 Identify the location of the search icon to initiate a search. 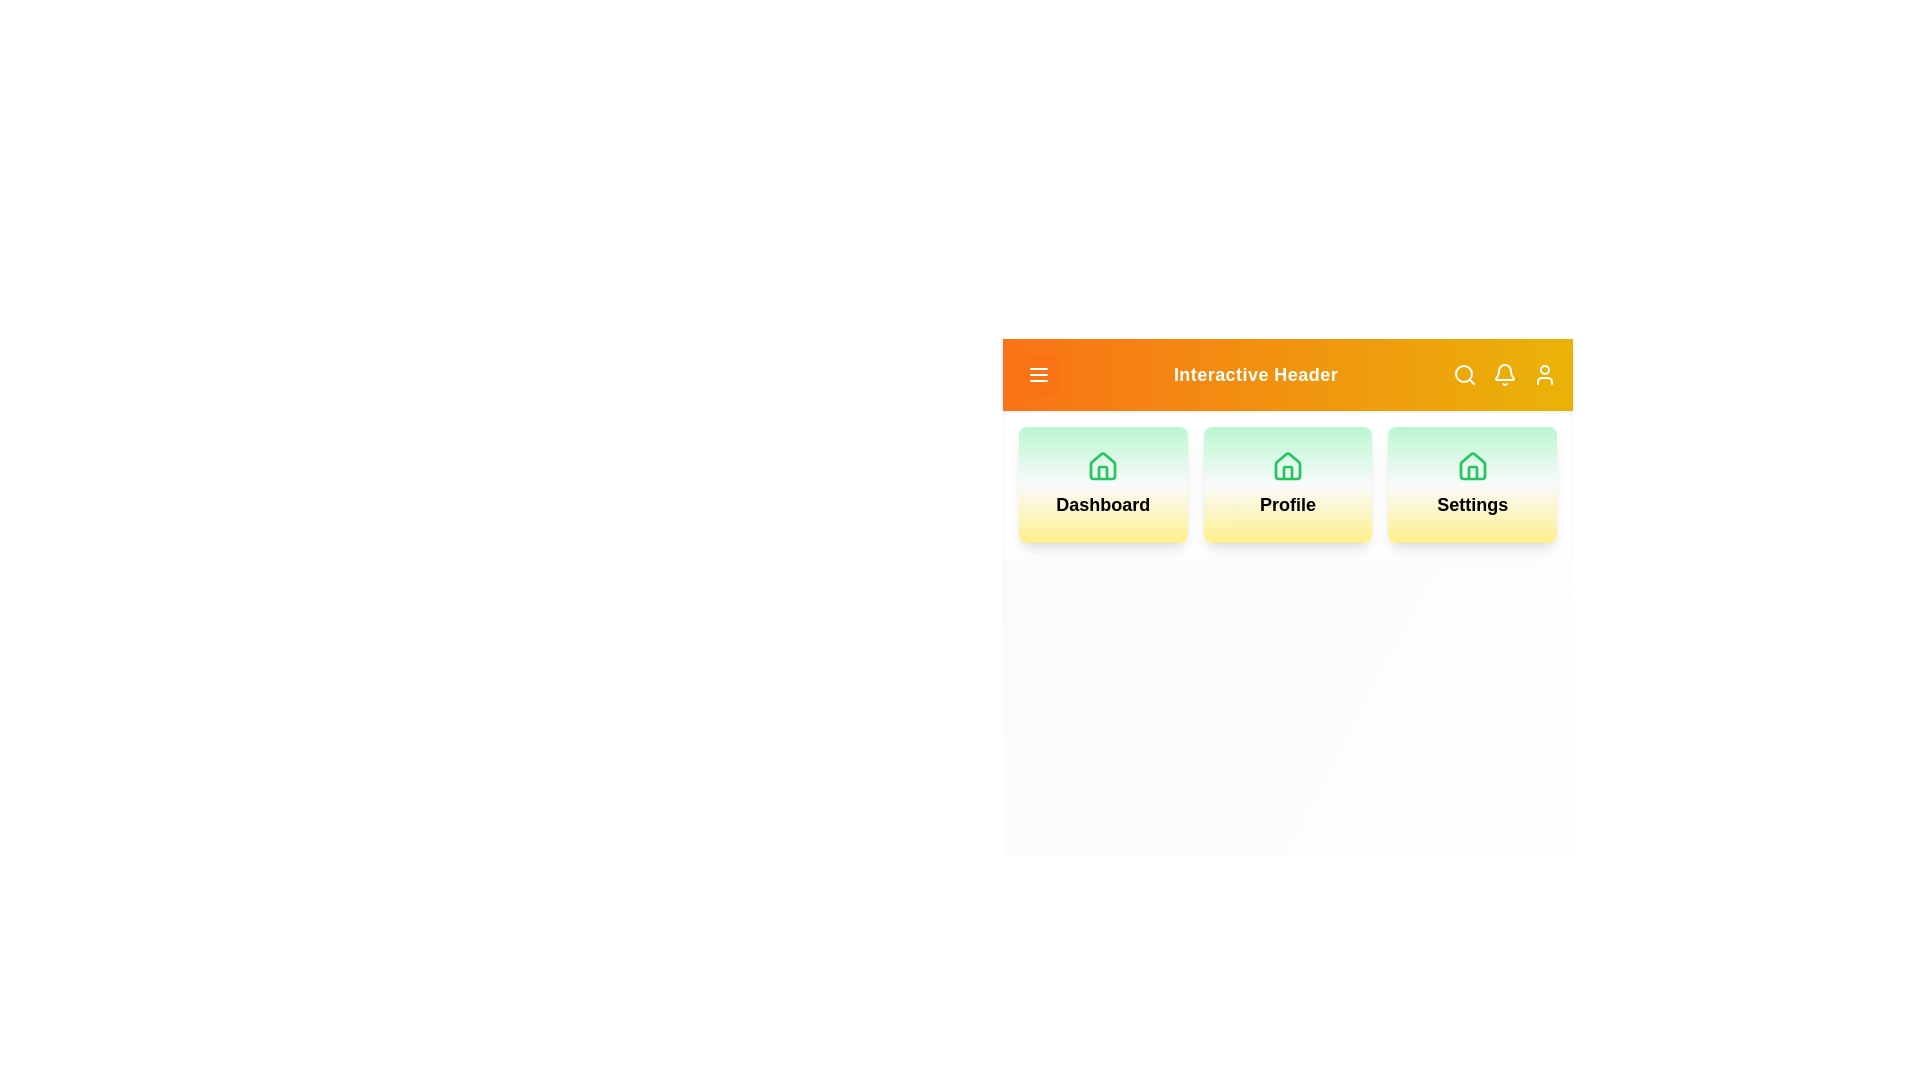
(1464, 374).